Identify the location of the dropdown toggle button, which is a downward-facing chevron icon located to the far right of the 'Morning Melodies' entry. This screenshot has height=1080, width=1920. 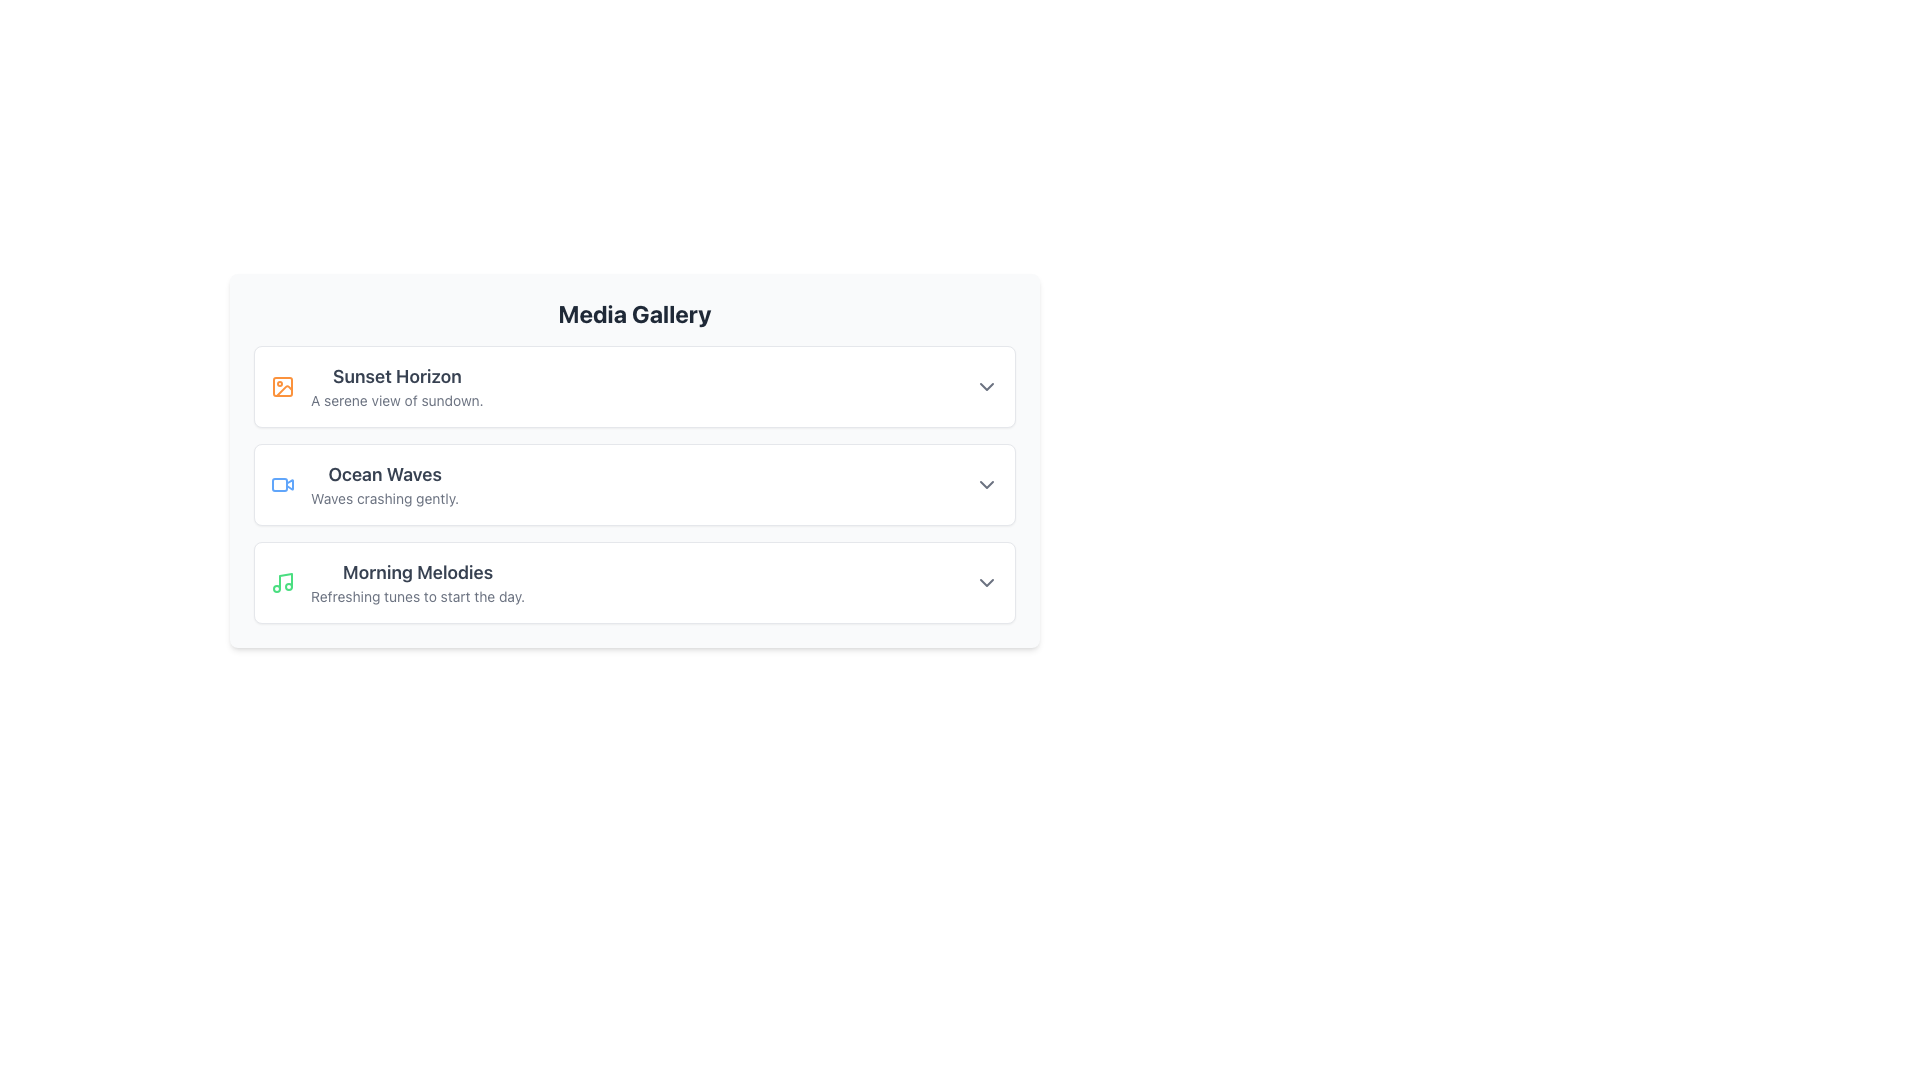
(987, 582).